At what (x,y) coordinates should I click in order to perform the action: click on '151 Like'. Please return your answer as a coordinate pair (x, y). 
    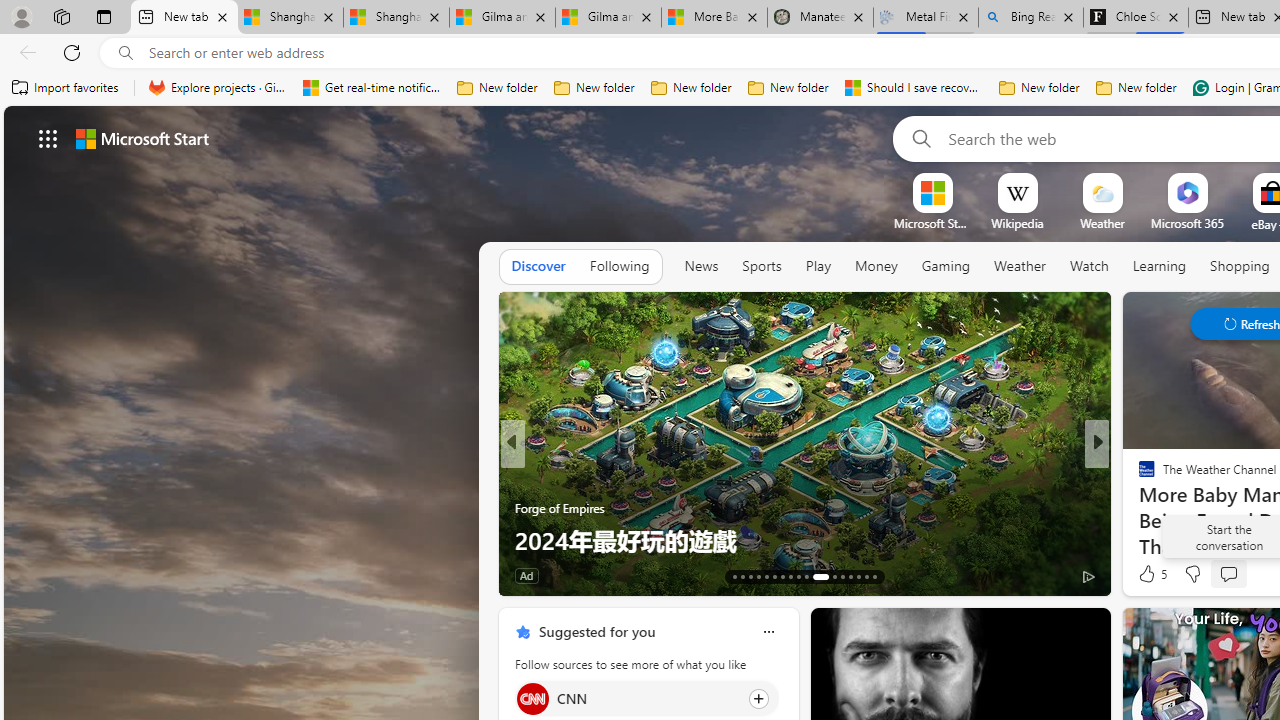
    Looking at the image, I should click on (1152, 575).